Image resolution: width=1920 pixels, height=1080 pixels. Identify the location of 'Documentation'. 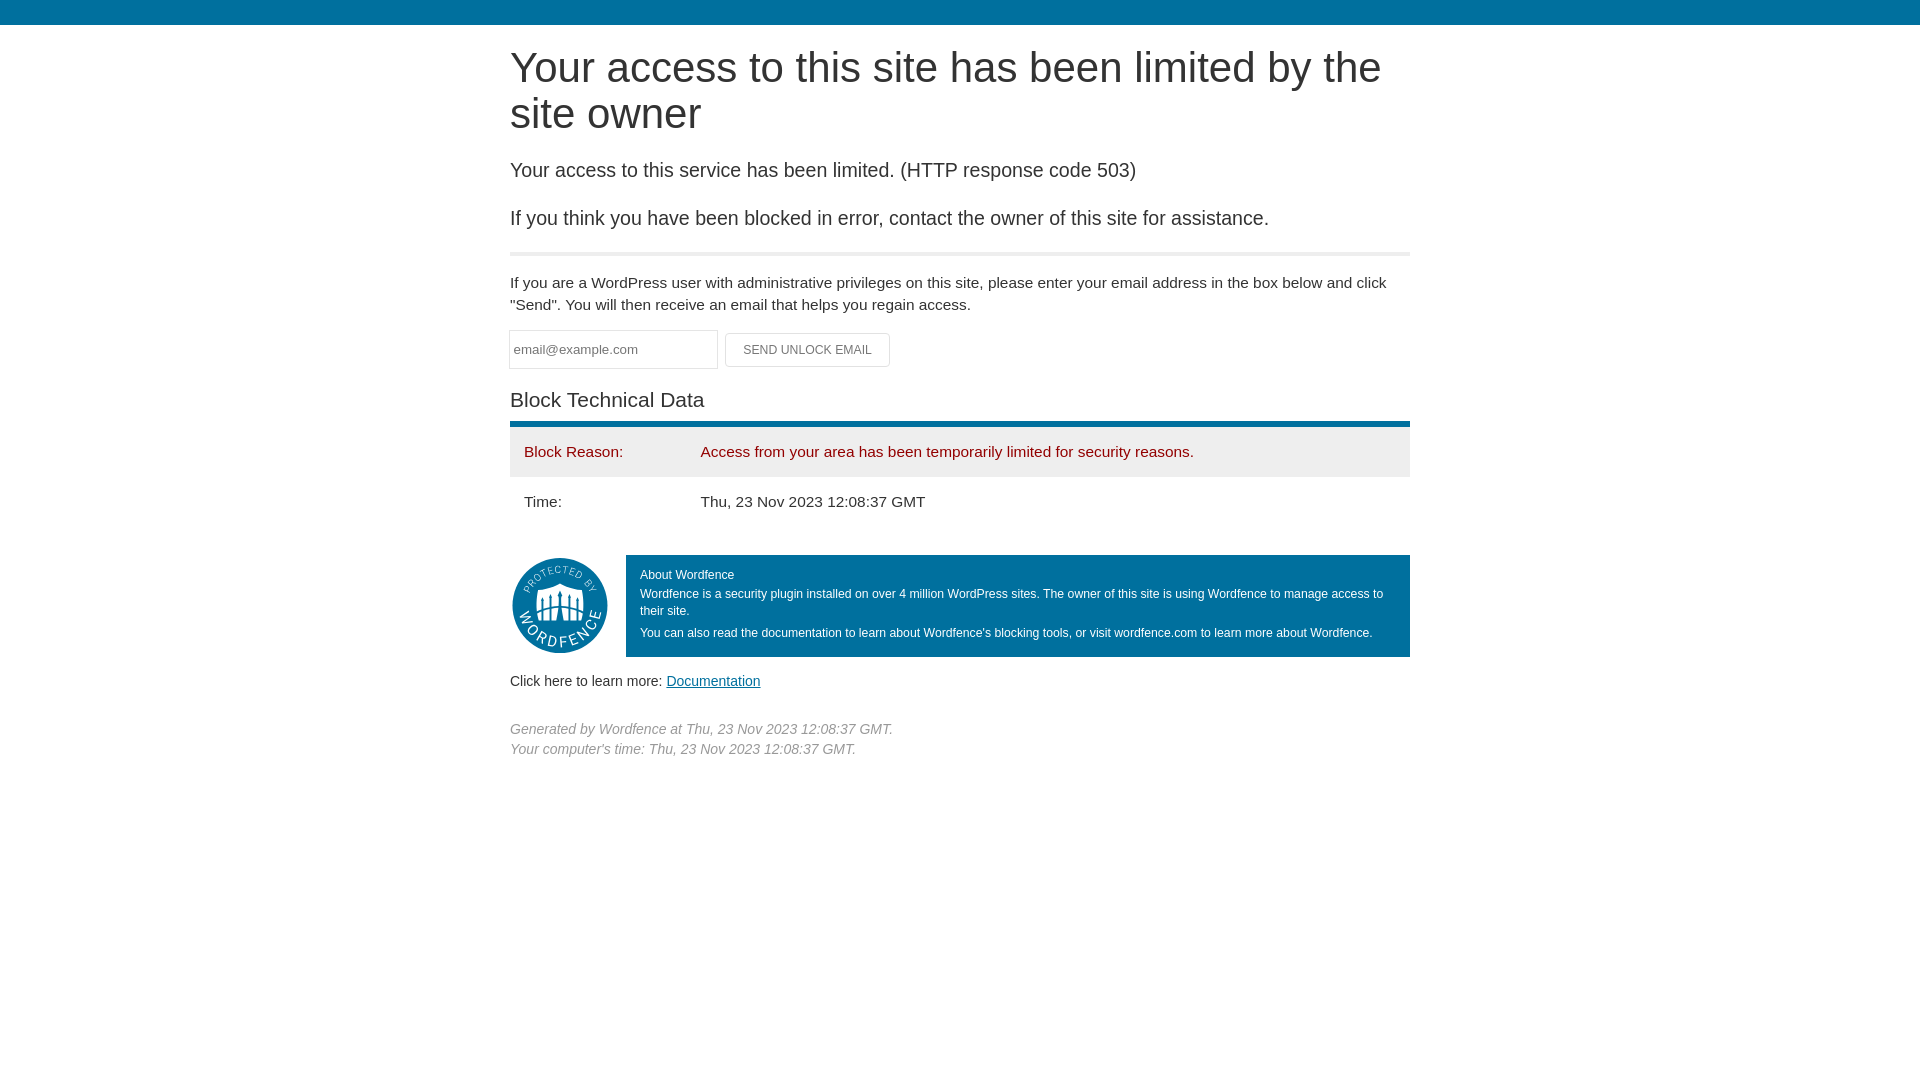
(713, 680).